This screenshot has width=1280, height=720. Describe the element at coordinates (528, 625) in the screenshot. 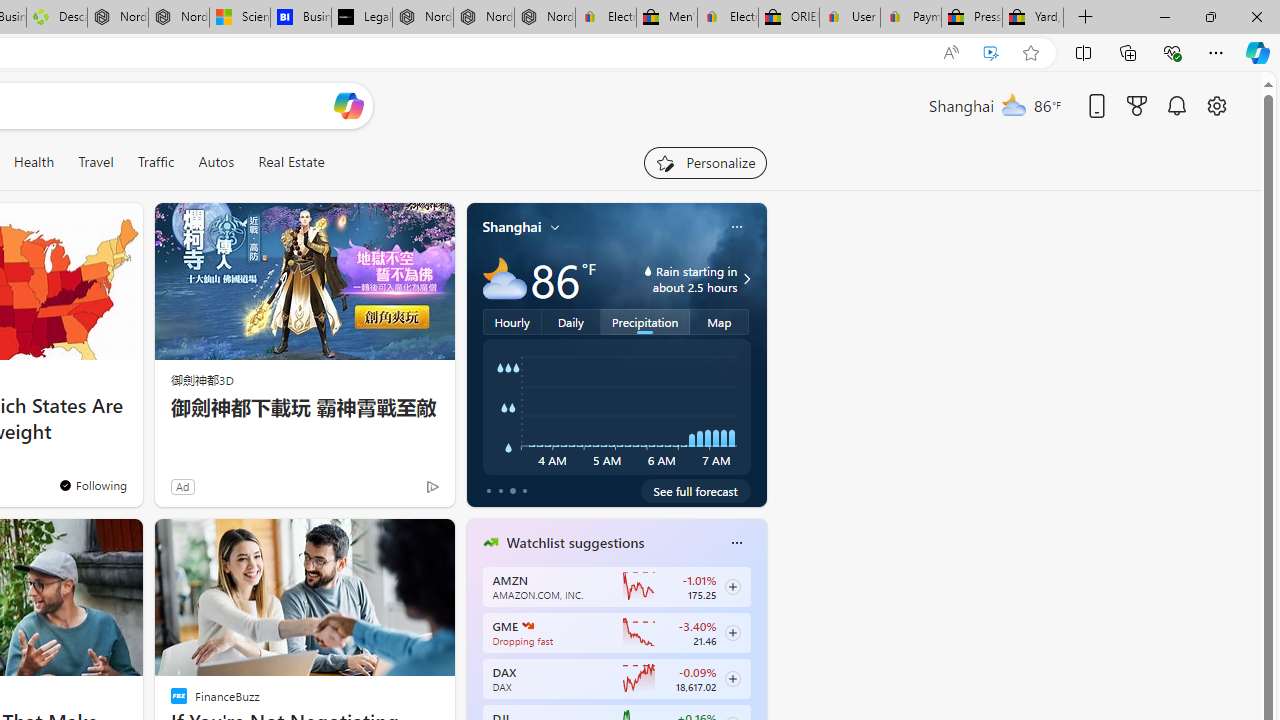

I see `'GAMESTOP CORP.'` at that location.